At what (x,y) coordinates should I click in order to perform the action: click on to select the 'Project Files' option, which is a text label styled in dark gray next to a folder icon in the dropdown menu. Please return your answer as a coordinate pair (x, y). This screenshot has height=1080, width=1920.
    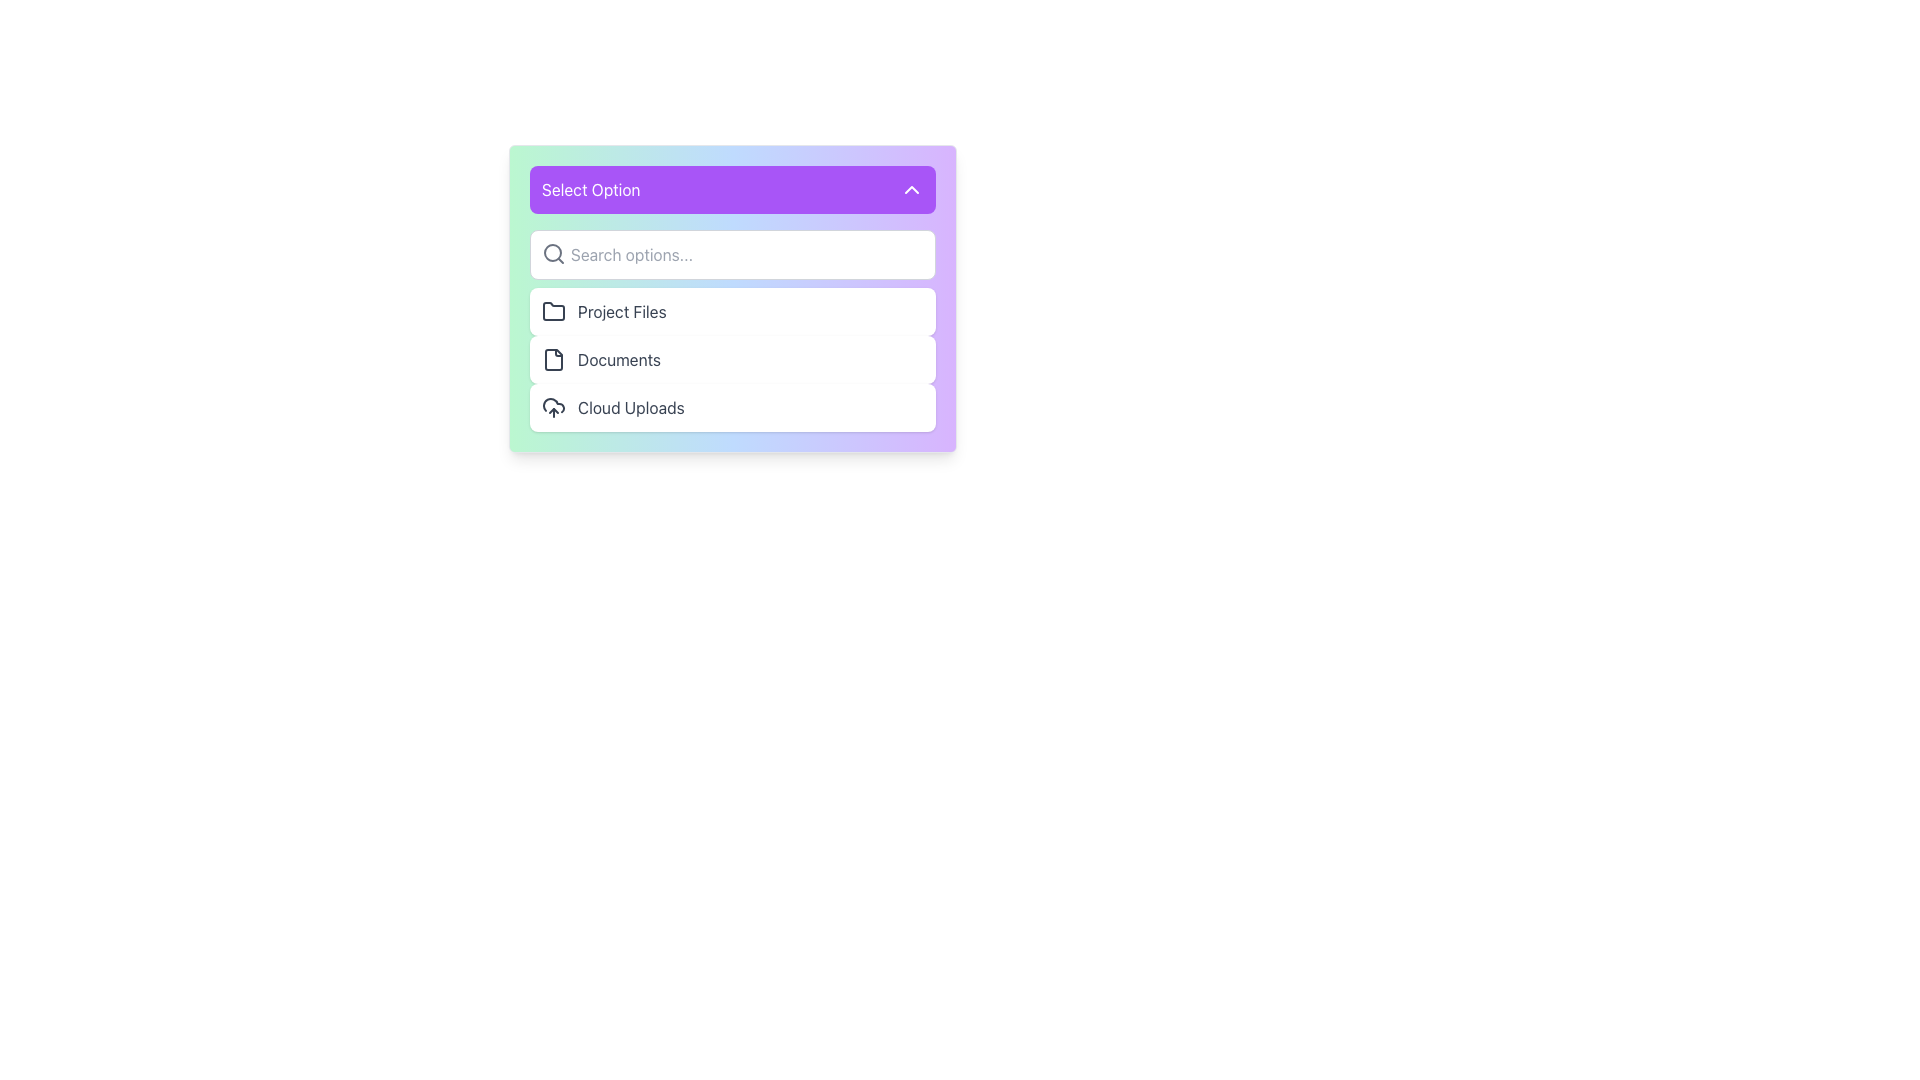
    Looking at the image, I should click on (621, 312).